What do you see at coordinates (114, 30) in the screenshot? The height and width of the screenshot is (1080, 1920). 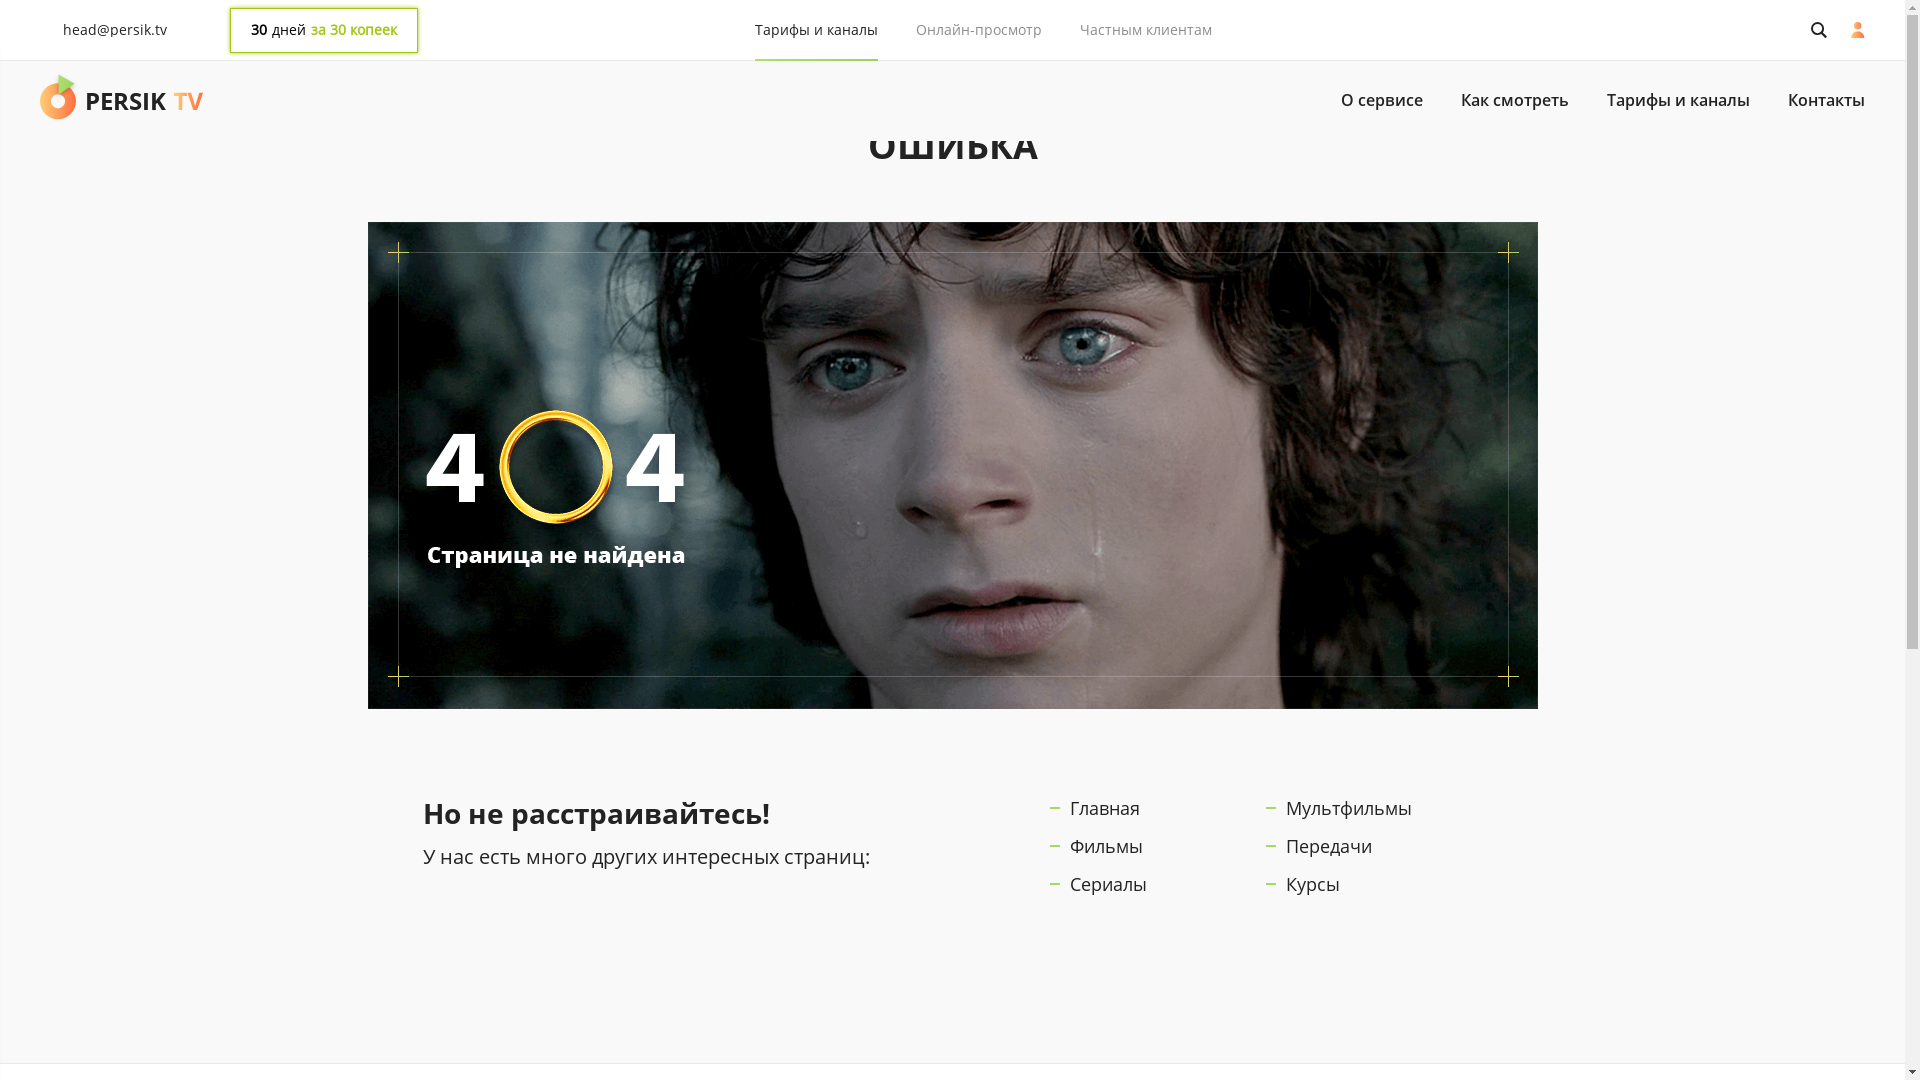 I see `'head@persik.tv'` at bounding box center [114, 30].